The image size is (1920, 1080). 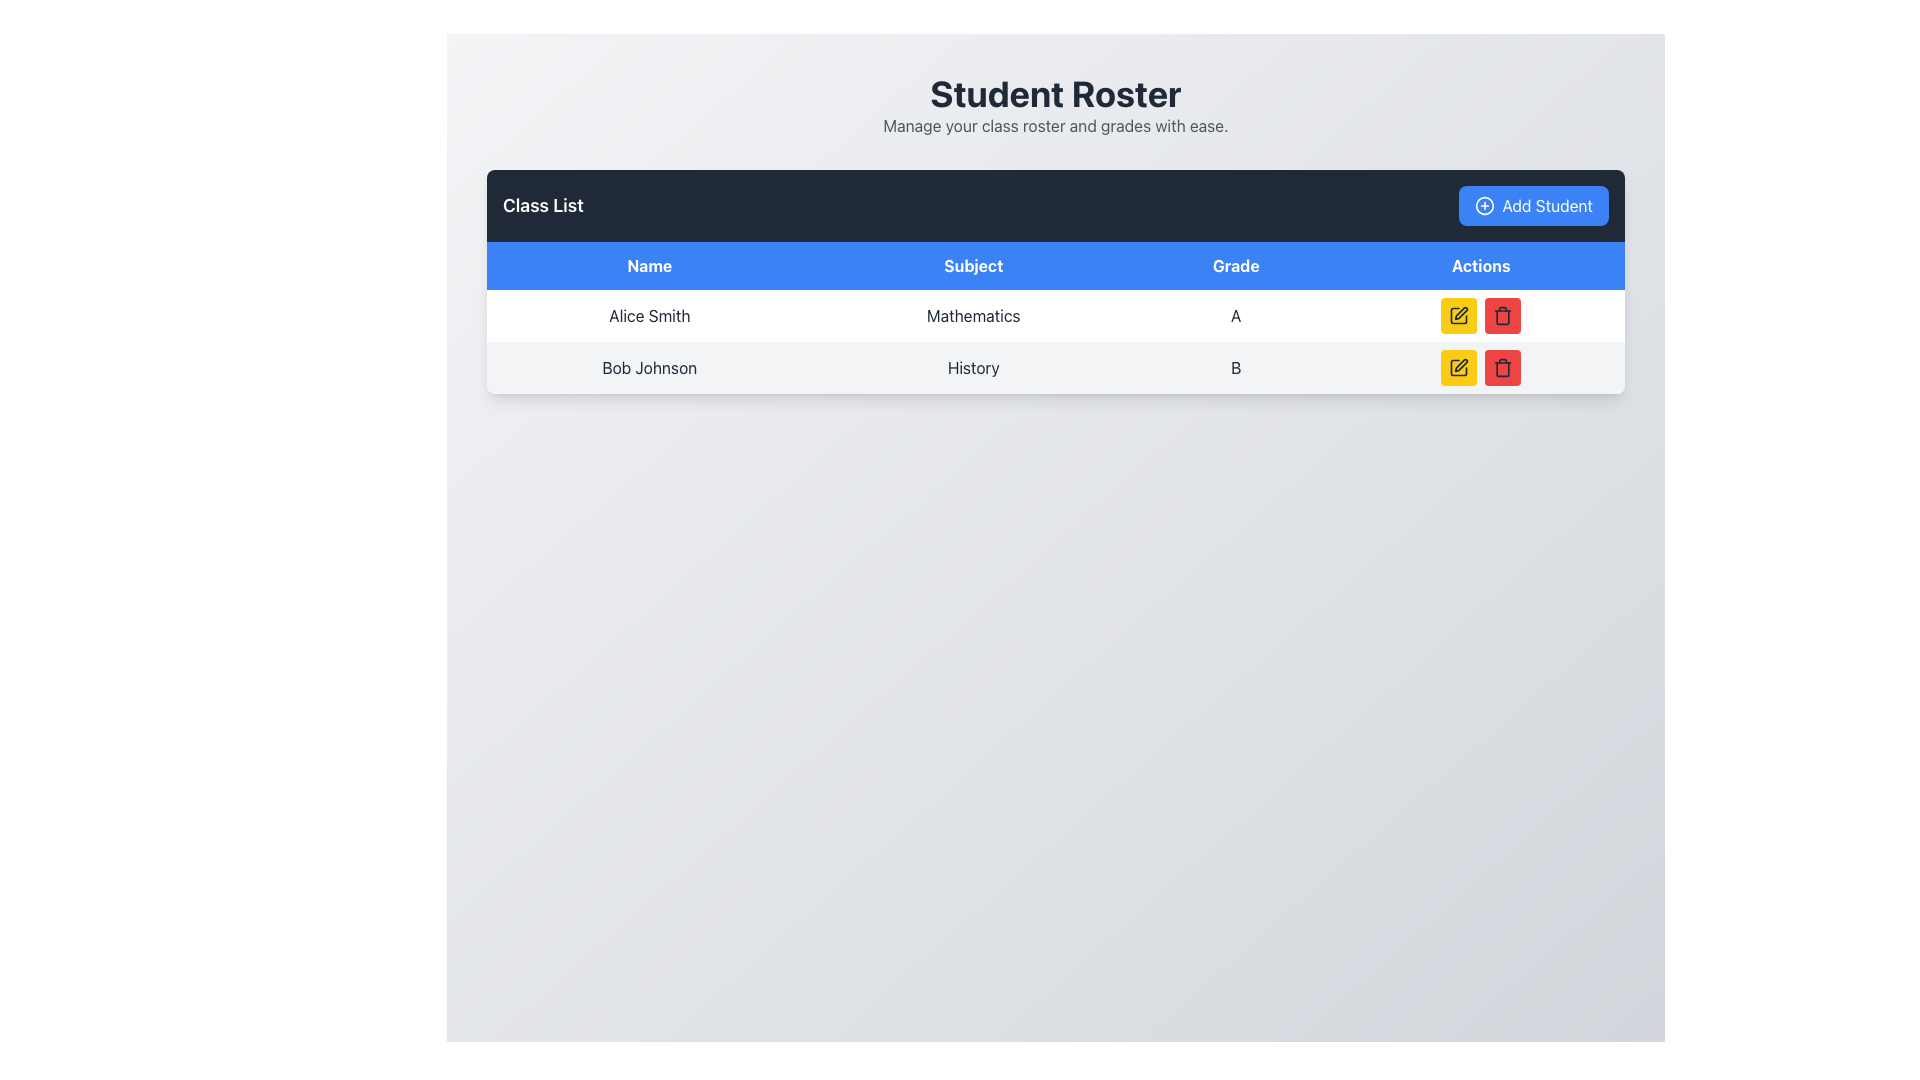 What do you see at coordinates (1459, 367) in the screenshot?
I see `the yellow button with a rounded border and a black pen icon located in the 'Actions' column of the second row in the 'Class List' table` at bounding box center [1459, 367].